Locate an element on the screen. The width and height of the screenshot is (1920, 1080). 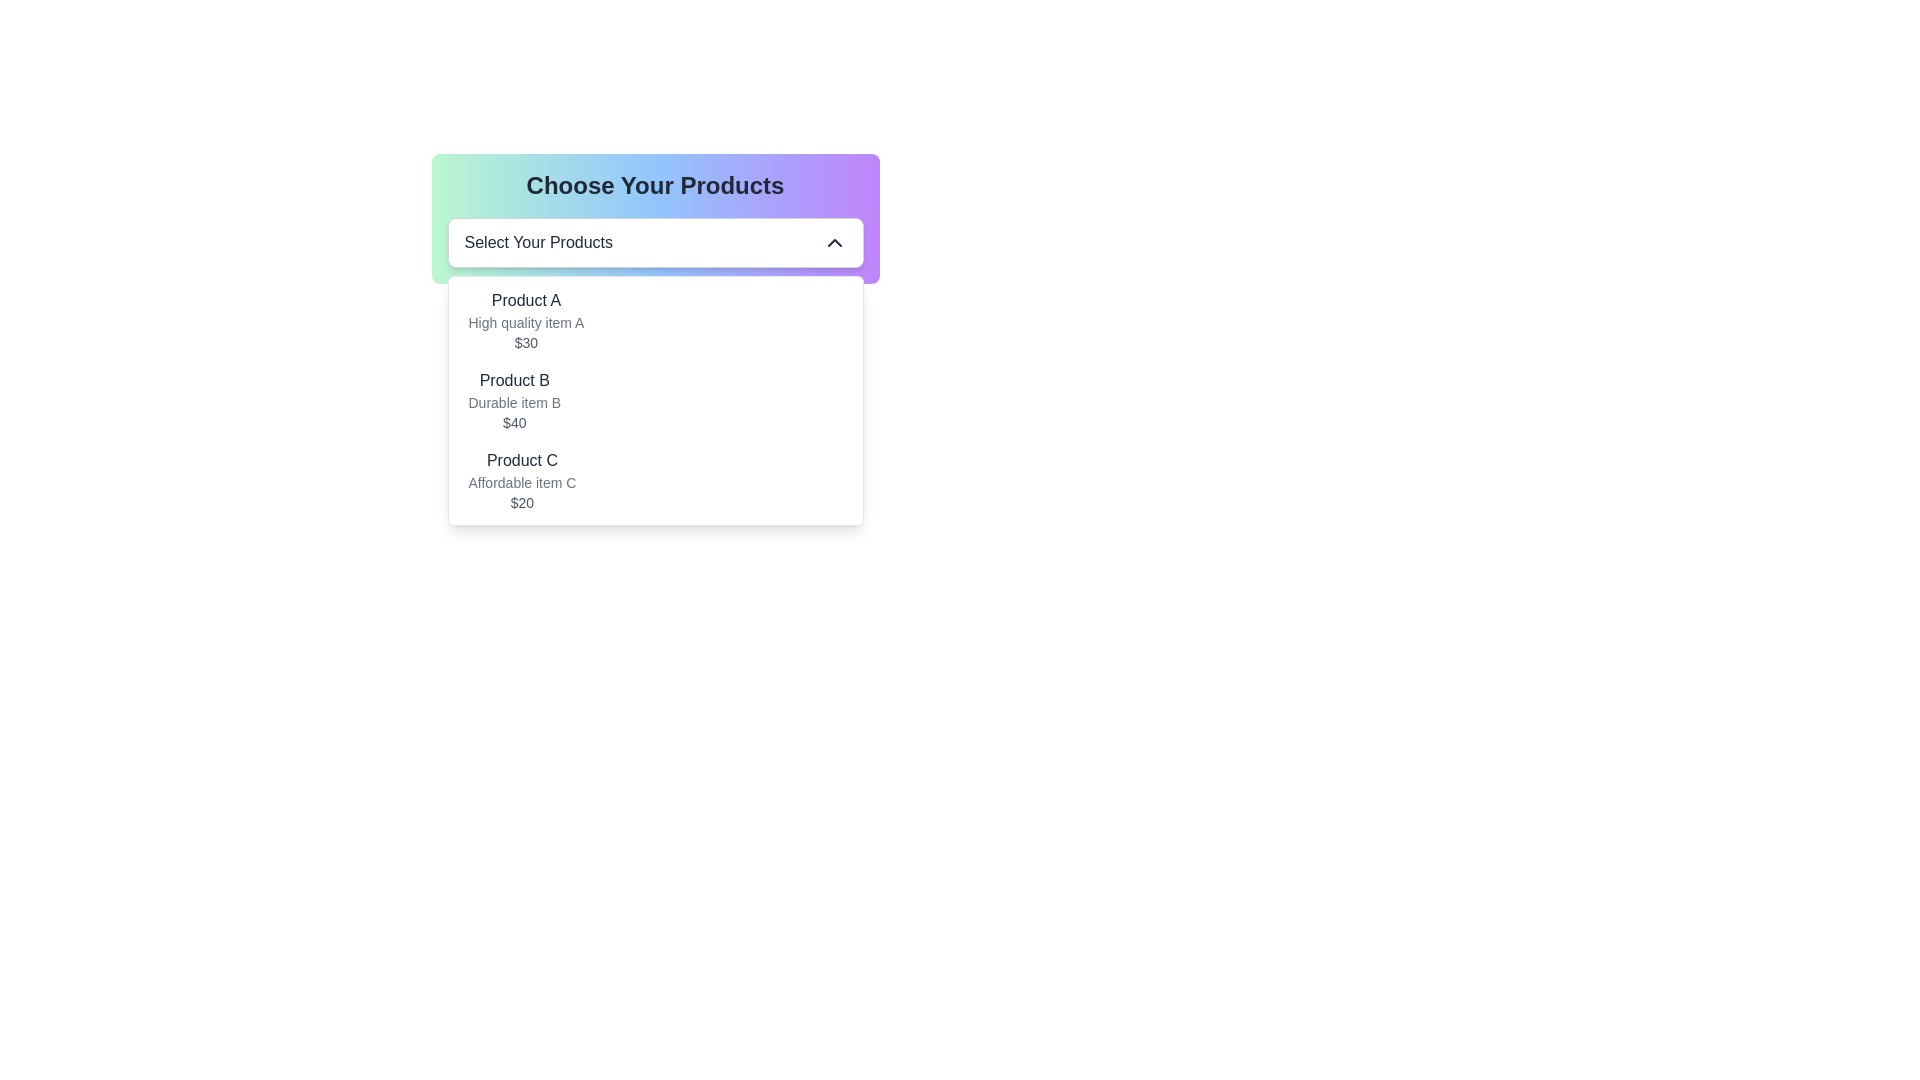
text displayed in the price label showing '$20', which is positioned below the 'Affordable item C' description in the product details of 'Product C' is located at coordinates (522, 501).